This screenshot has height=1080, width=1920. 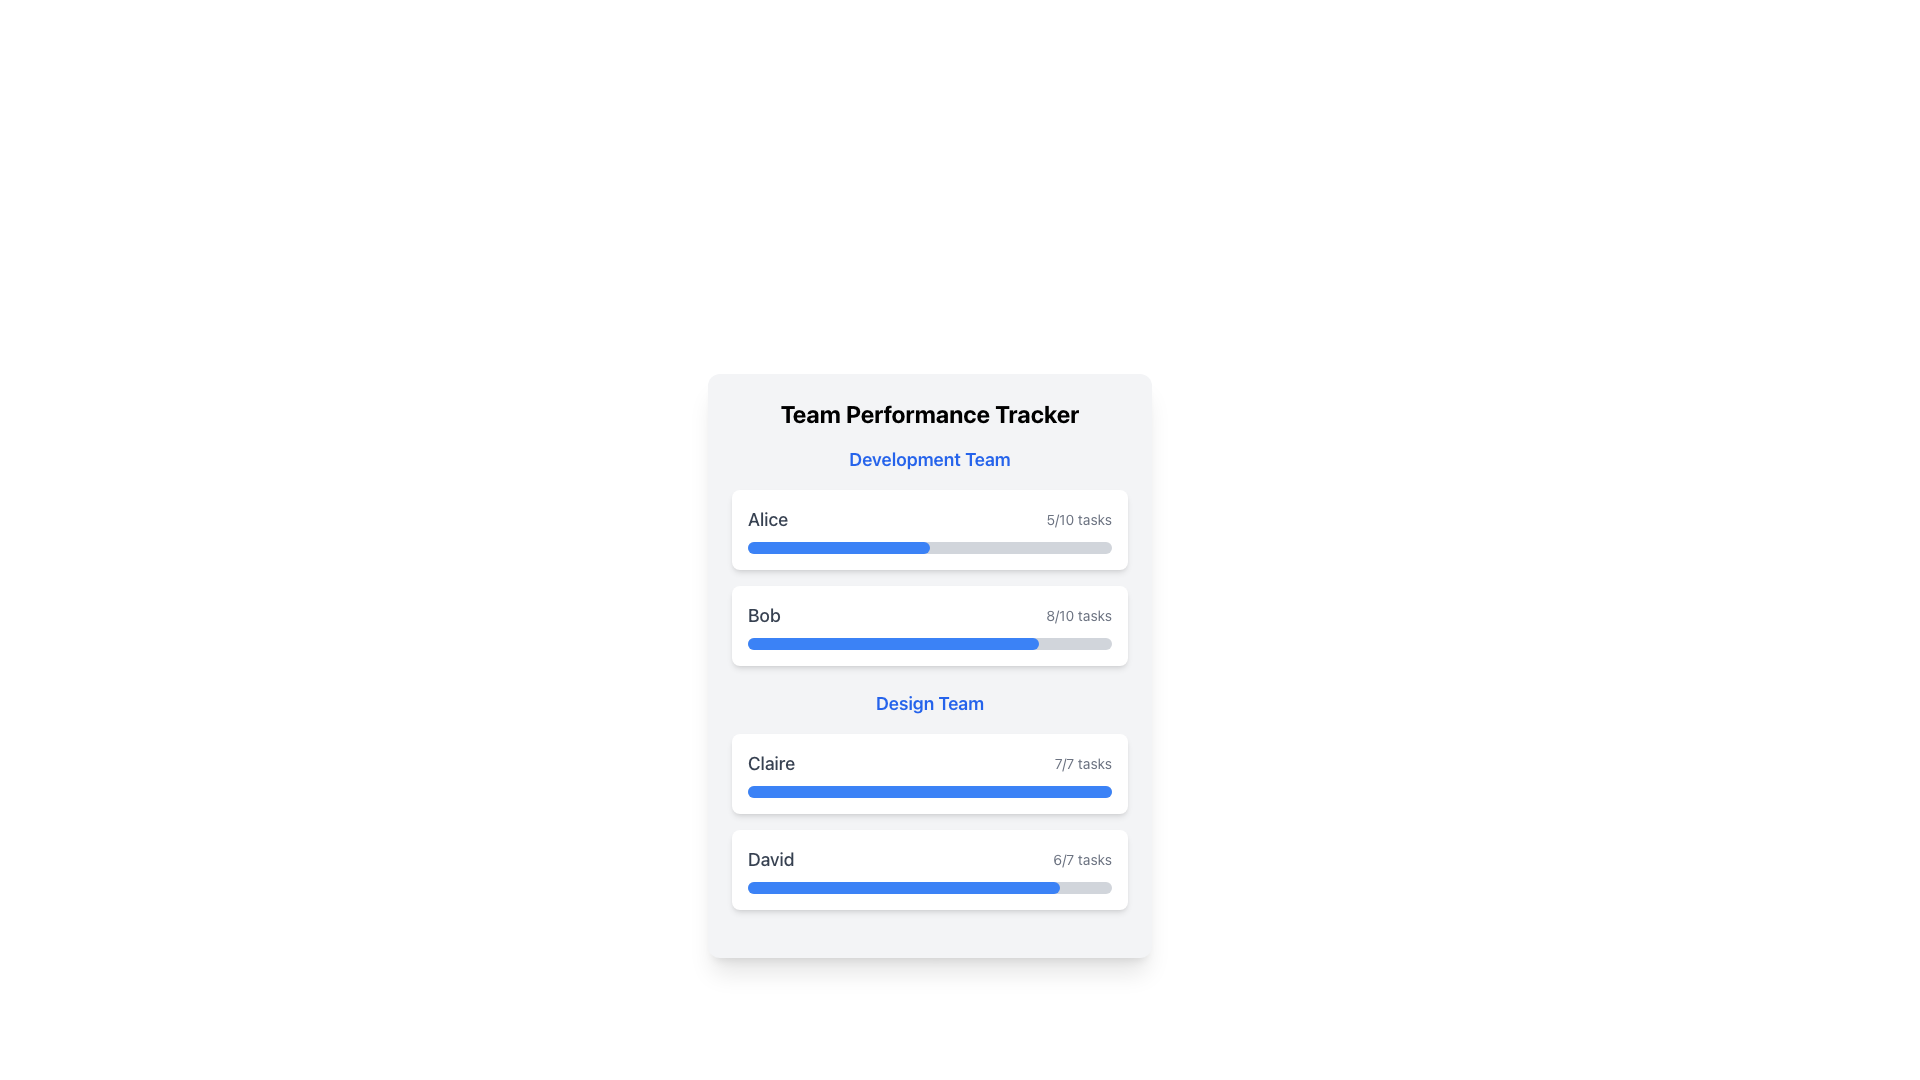 I want to click on the blue progress bar indicating 85.7% completion within the 'David' card under the 'Design Team' section, so click(x=902, y=886).